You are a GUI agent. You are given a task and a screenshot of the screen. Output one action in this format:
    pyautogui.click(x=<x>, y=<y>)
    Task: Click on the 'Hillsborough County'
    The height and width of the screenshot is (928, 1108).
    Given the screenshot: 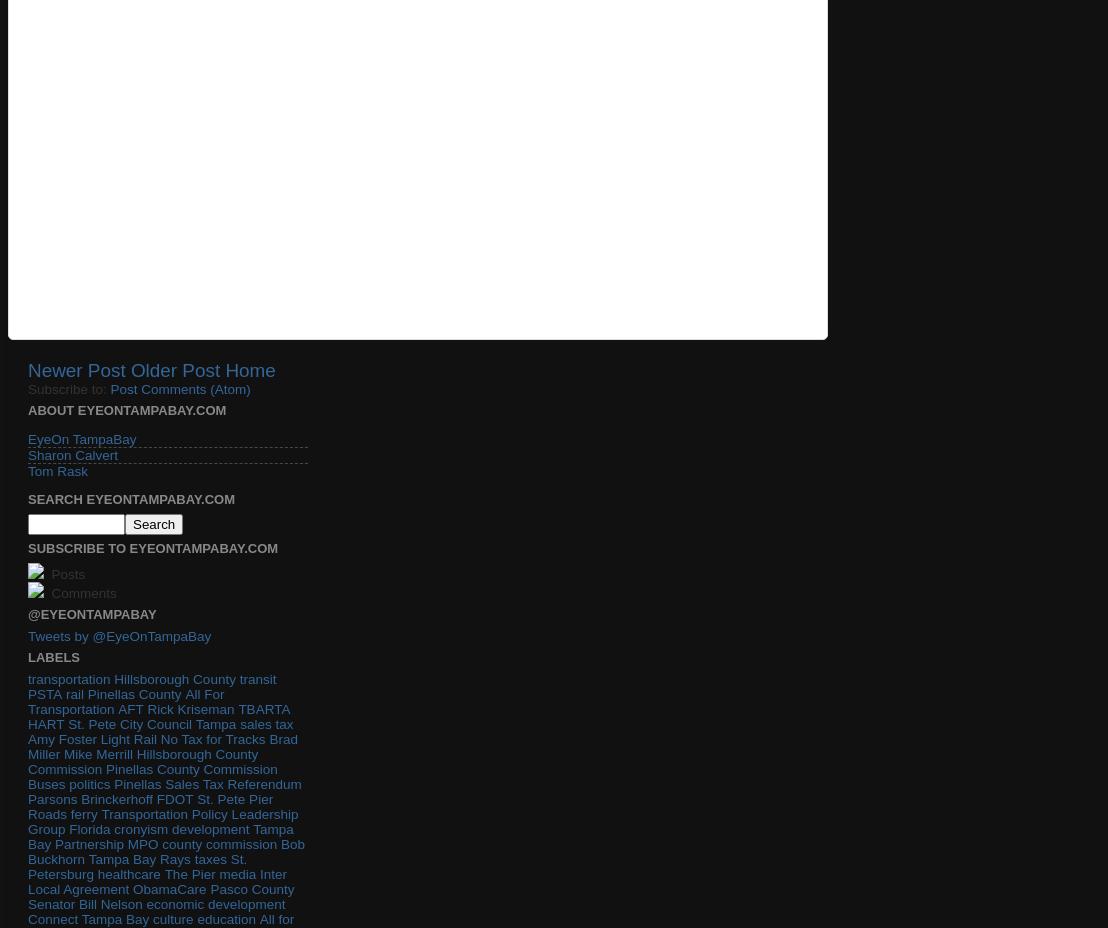 What is the action you would take?
    pyautogui.click(x=173, y=678)
    